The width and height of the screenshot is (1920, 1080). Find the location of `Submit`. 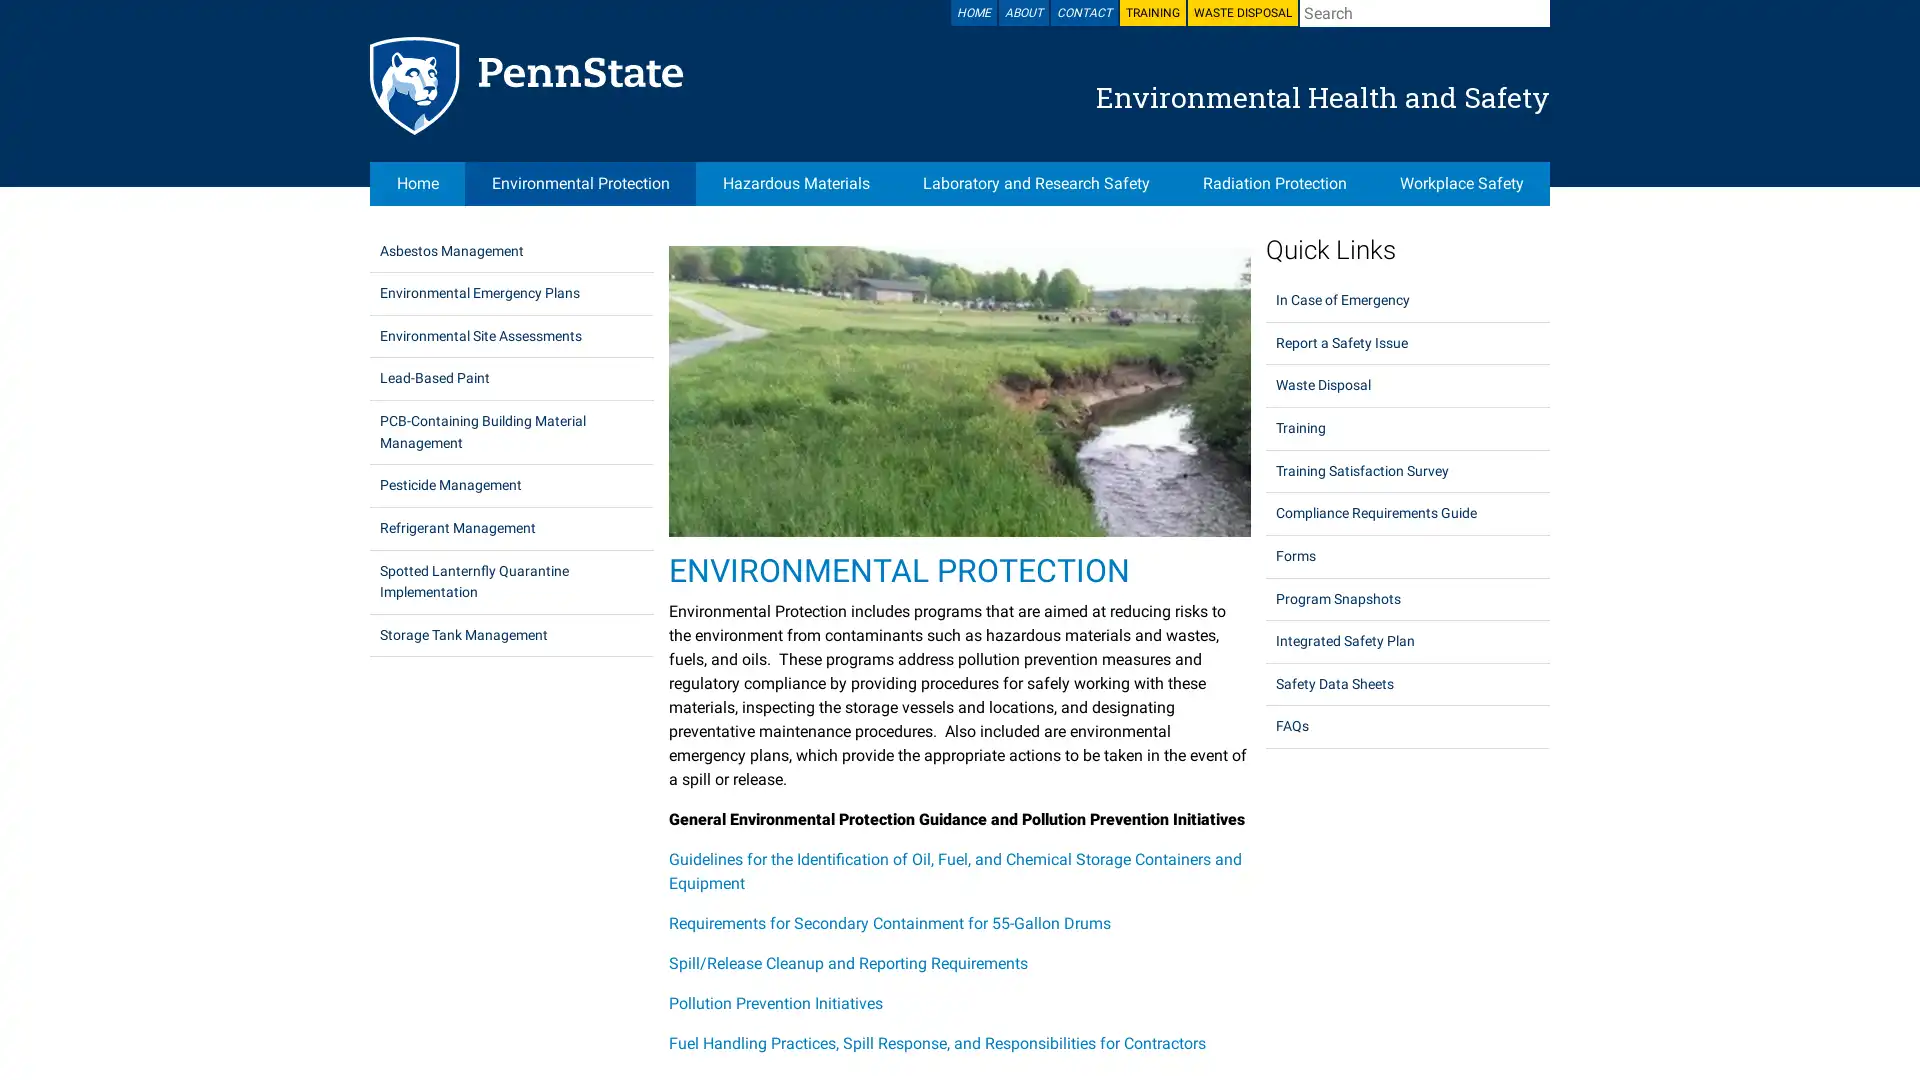

Submit is located at coordinates (1535, 12).